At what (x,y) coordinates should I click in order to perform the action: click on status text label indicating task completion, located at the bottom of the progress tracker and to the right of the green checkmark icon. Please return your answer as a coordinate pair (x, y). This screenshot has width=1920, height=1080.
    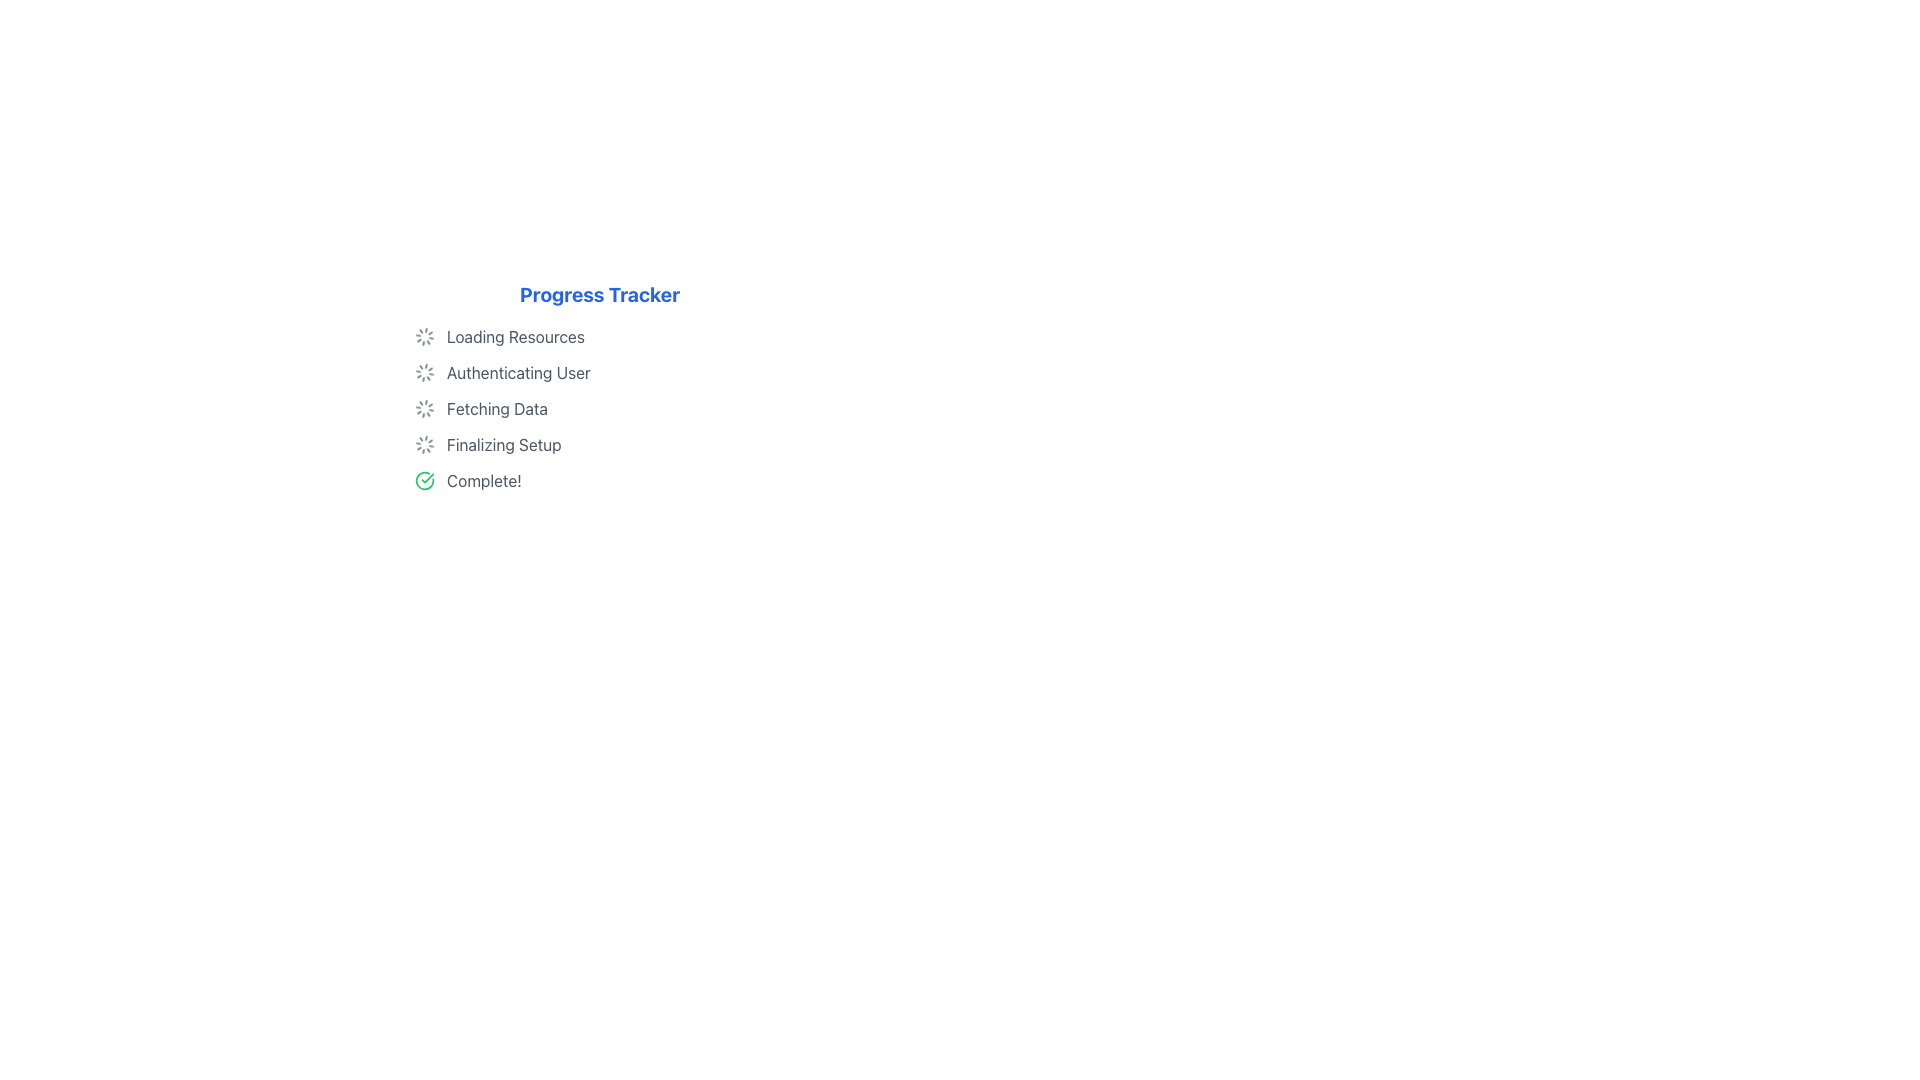
    Looking at the image, I should click on (484, 481).